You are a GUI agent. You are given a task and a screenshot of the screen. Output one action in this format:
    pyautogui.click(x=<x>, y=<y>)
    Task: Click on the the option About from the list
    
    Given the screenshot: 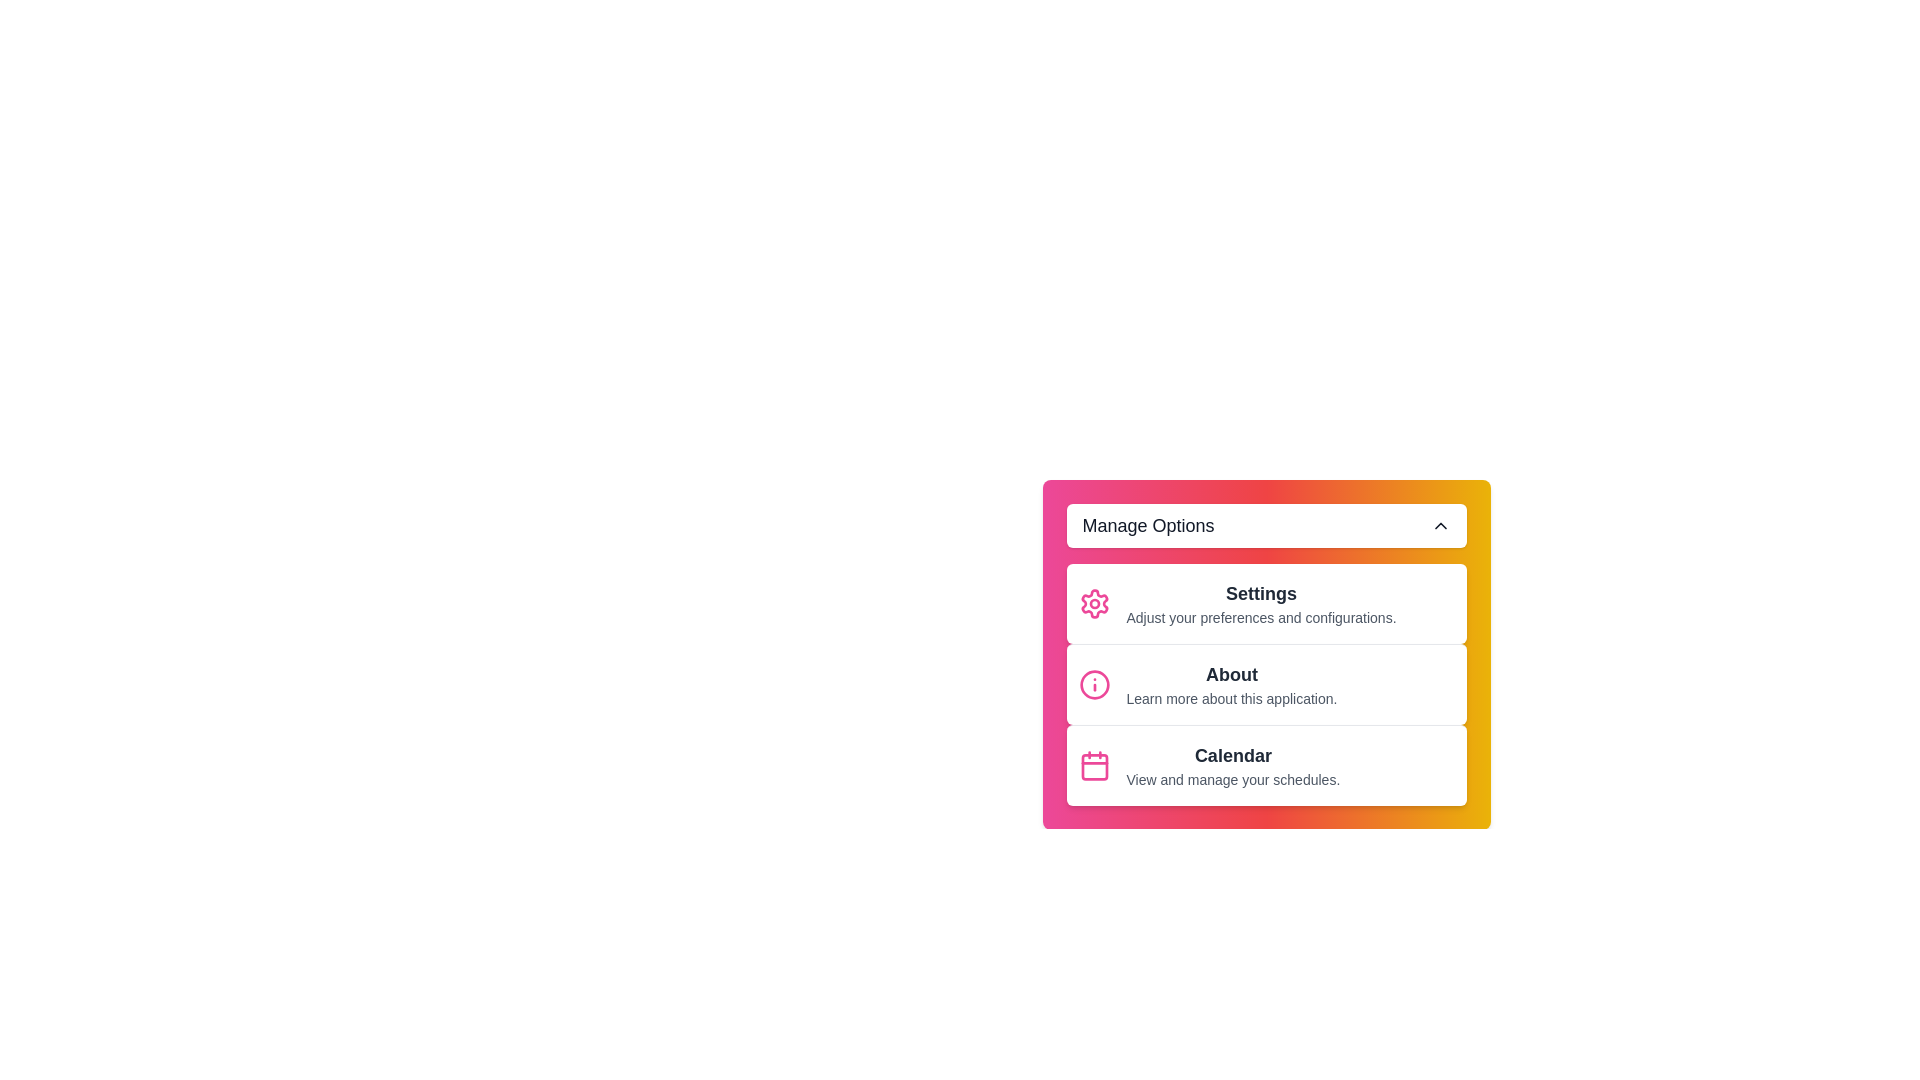 What is the action you would take?
    pyautogui.click(x=1265, y=683)
    